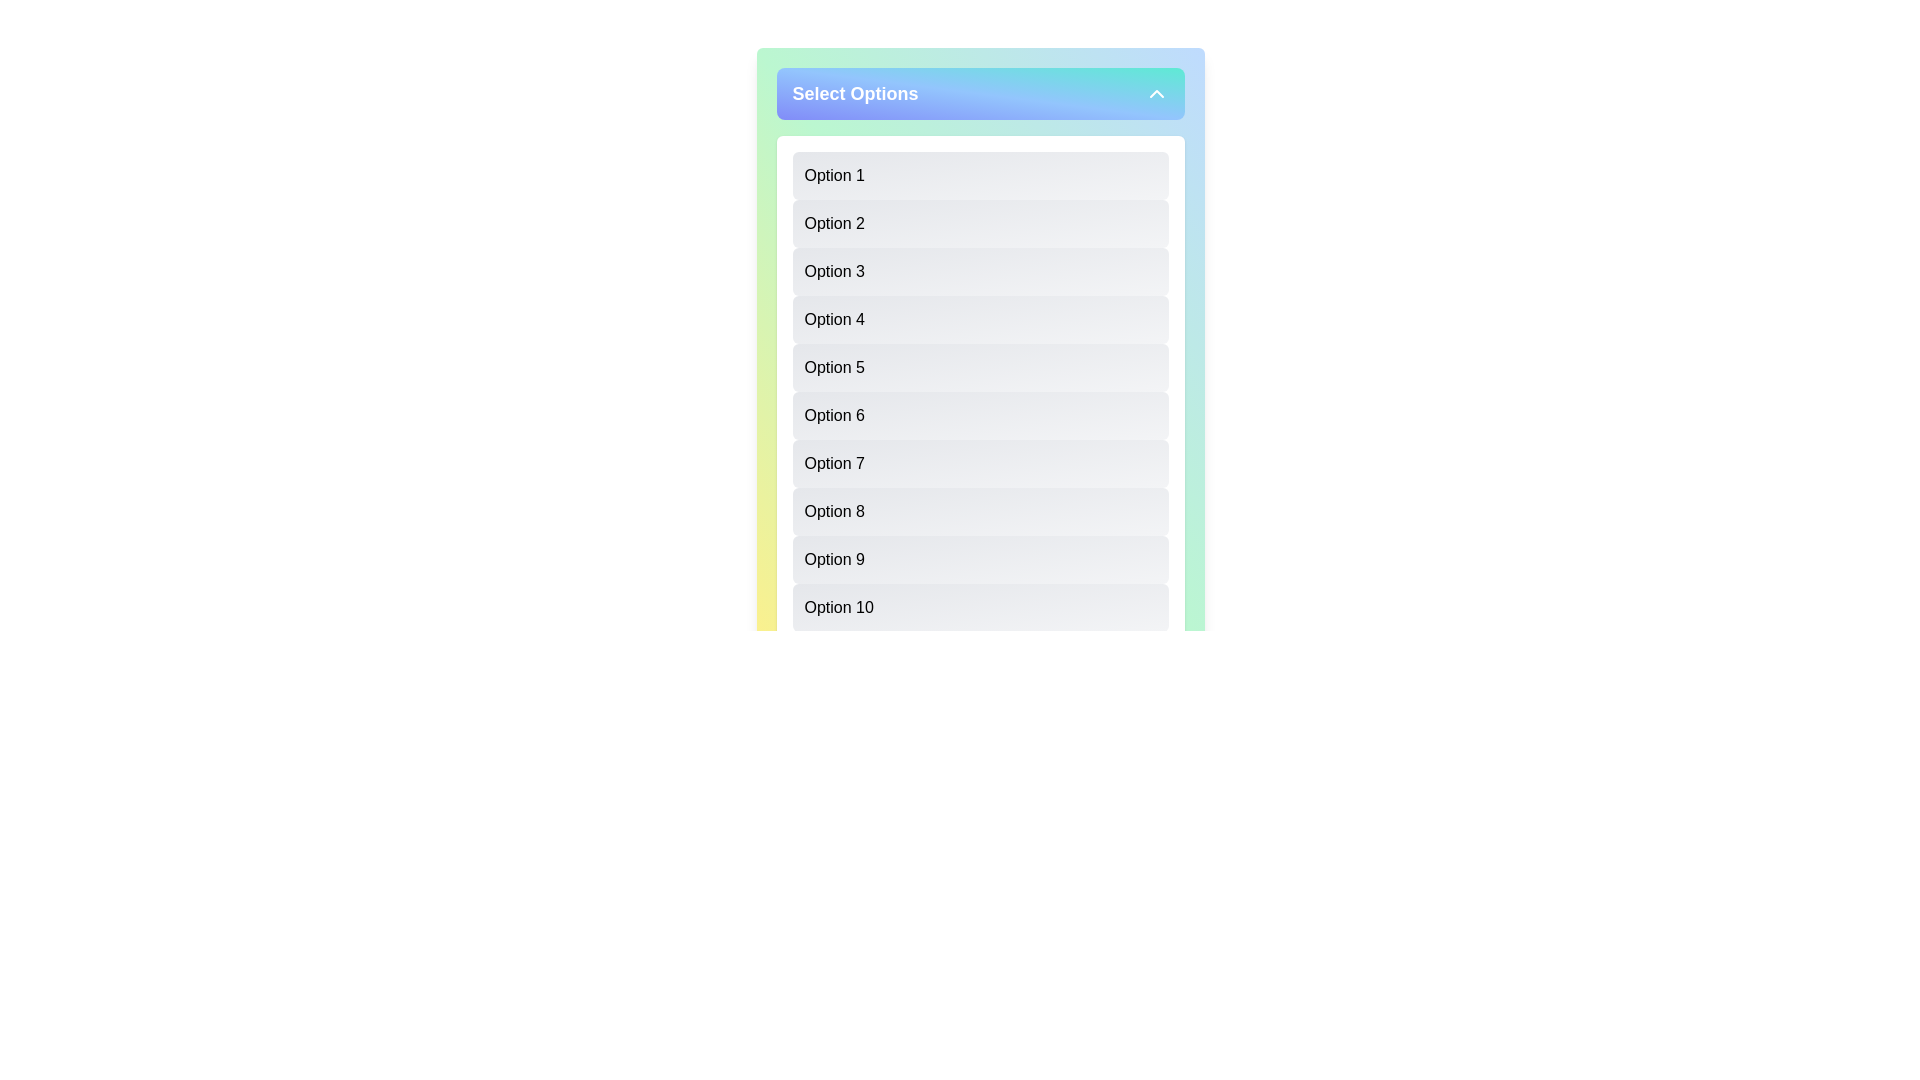  Describe the element at coordinates (980, 175) in the screenshot. I see `the first selectable list item labeled 'Option 1' under the 'Select Options' section` at that location.